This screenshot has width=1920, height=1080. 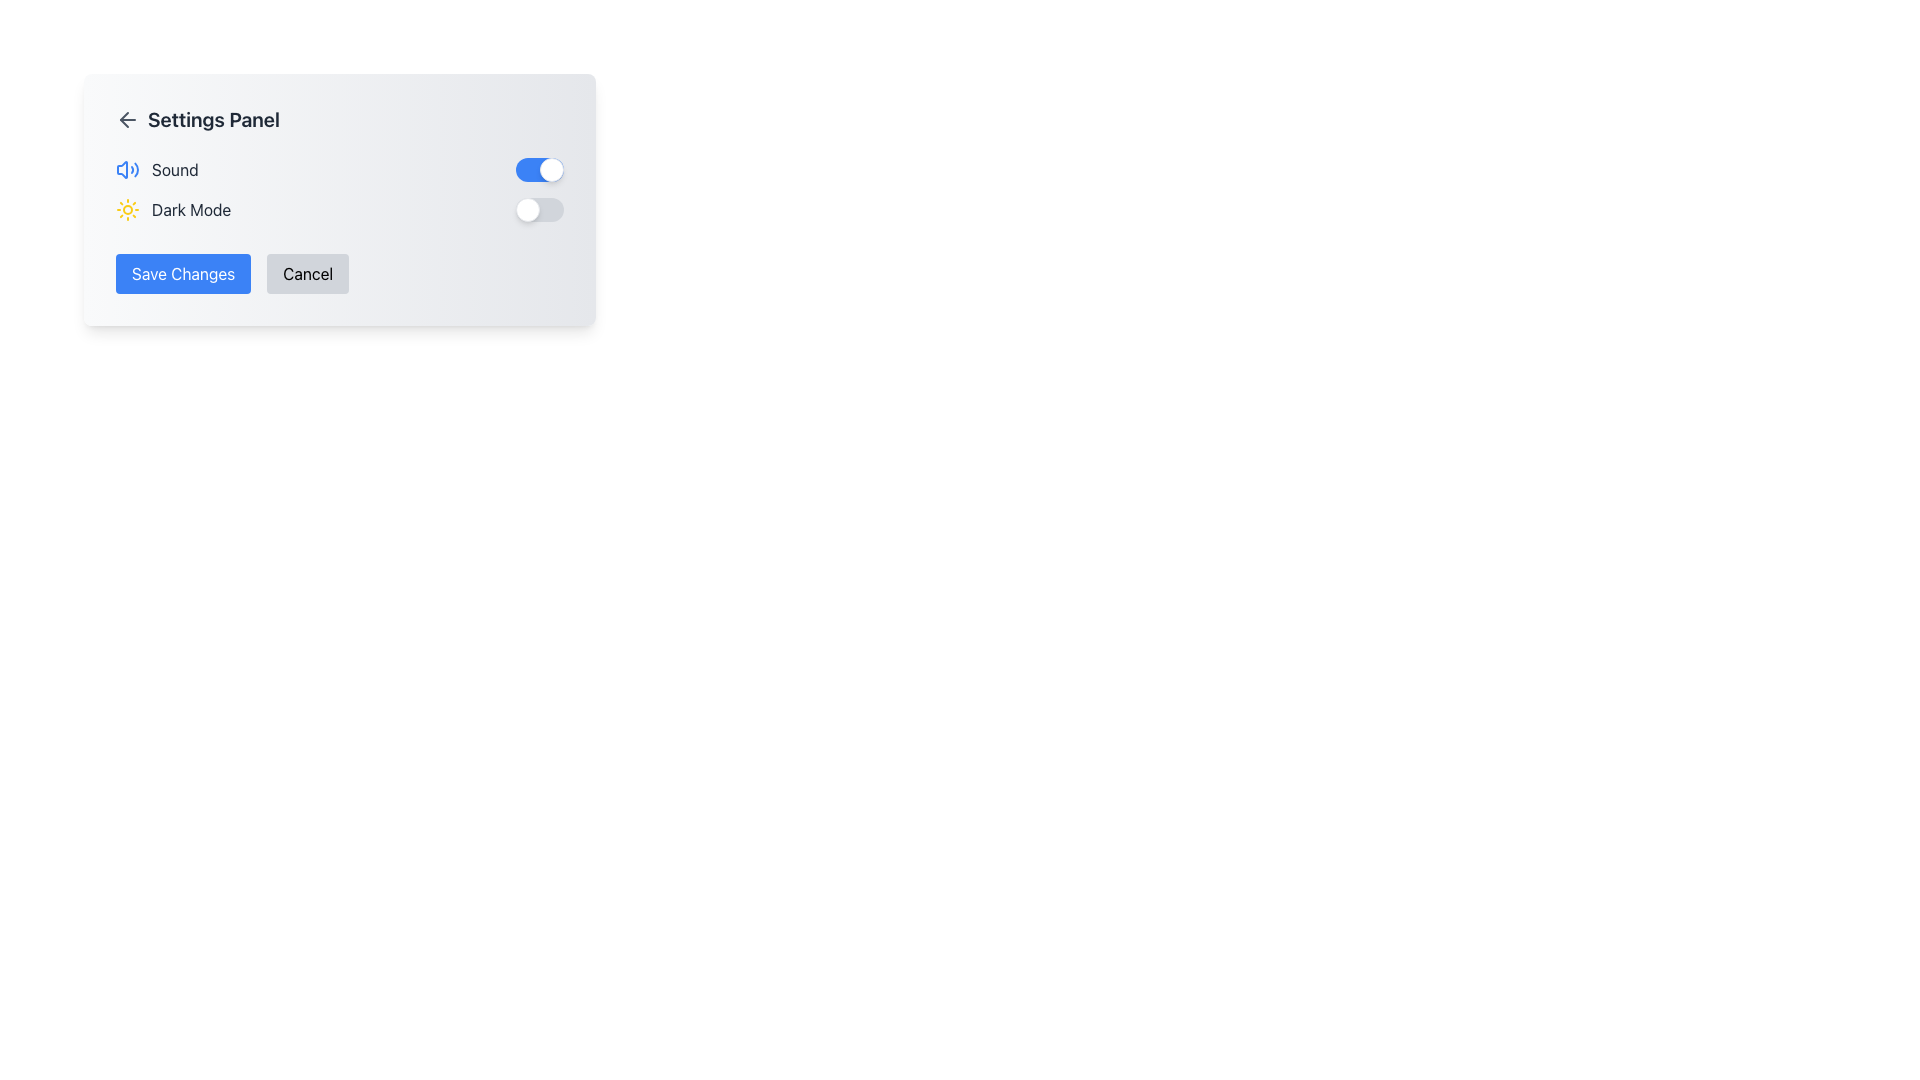 I want to click on the text label indicating sound or audio-related features in the settings panel, which is positioned next to an audio icon, so click(x=175, y=168).